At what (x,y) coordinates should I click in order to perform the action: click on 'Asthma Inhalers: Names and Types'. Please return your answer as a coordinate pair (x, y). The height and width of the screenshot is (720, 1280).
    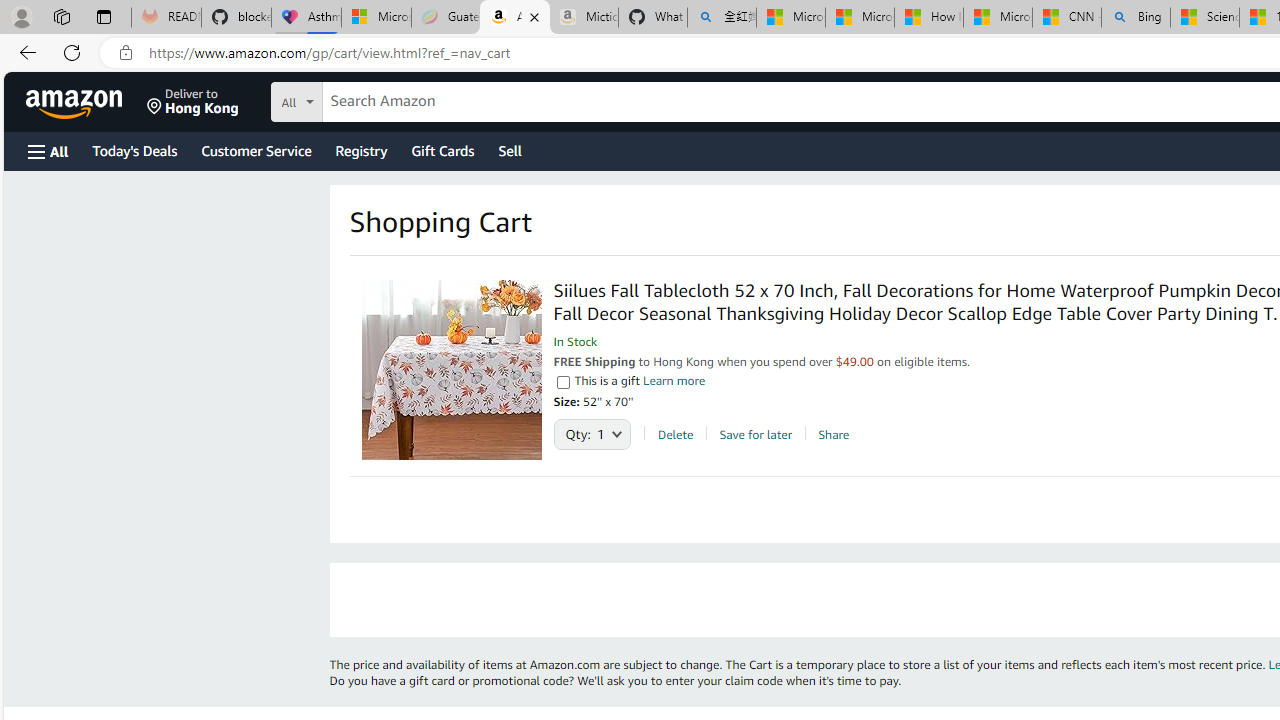
    Looking at the image, I should click on (304, 17).